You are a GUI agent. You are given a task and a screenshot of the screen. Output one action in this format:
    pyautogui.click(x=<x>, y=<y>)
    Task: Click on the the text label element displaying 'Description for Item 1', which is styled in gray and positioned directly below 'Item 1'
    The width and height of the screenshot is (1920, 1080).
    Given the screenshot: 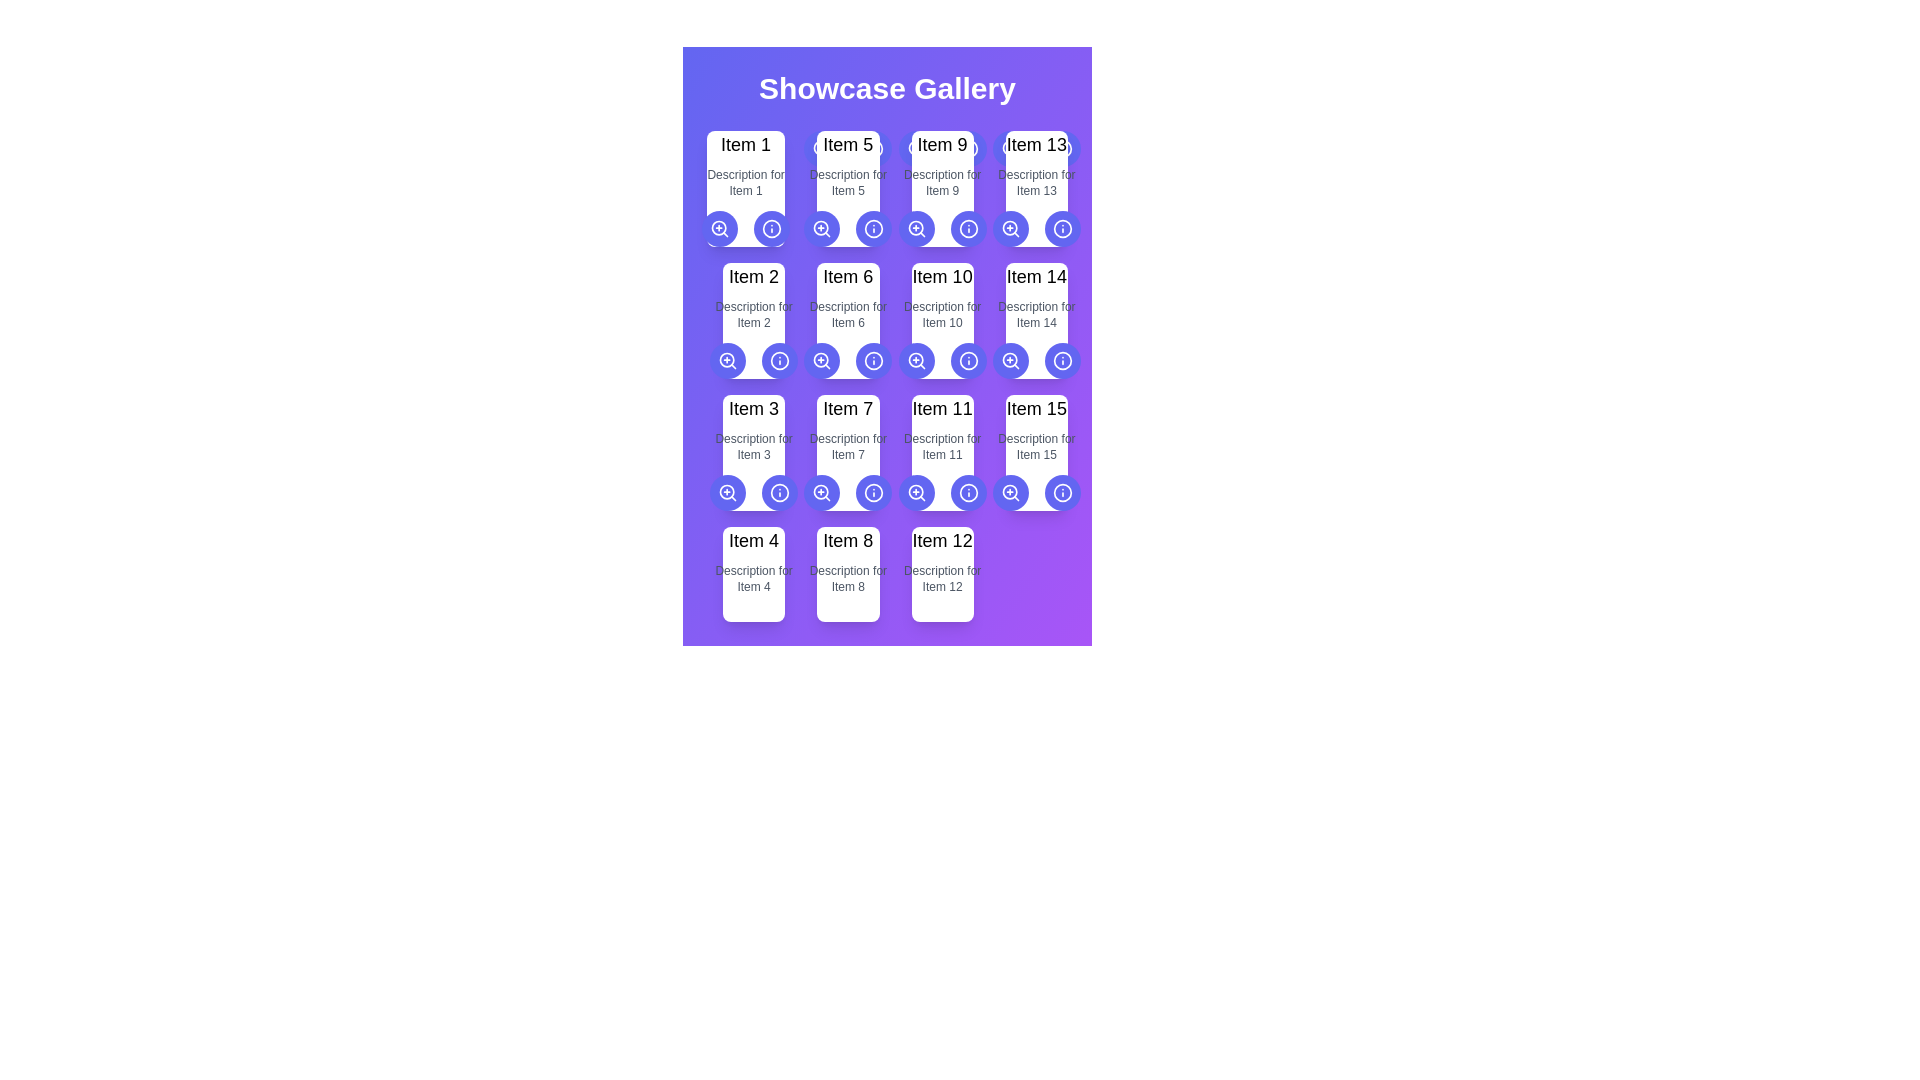 What is the action you would take?
    pyautogui.click(x=745, y=182)
    